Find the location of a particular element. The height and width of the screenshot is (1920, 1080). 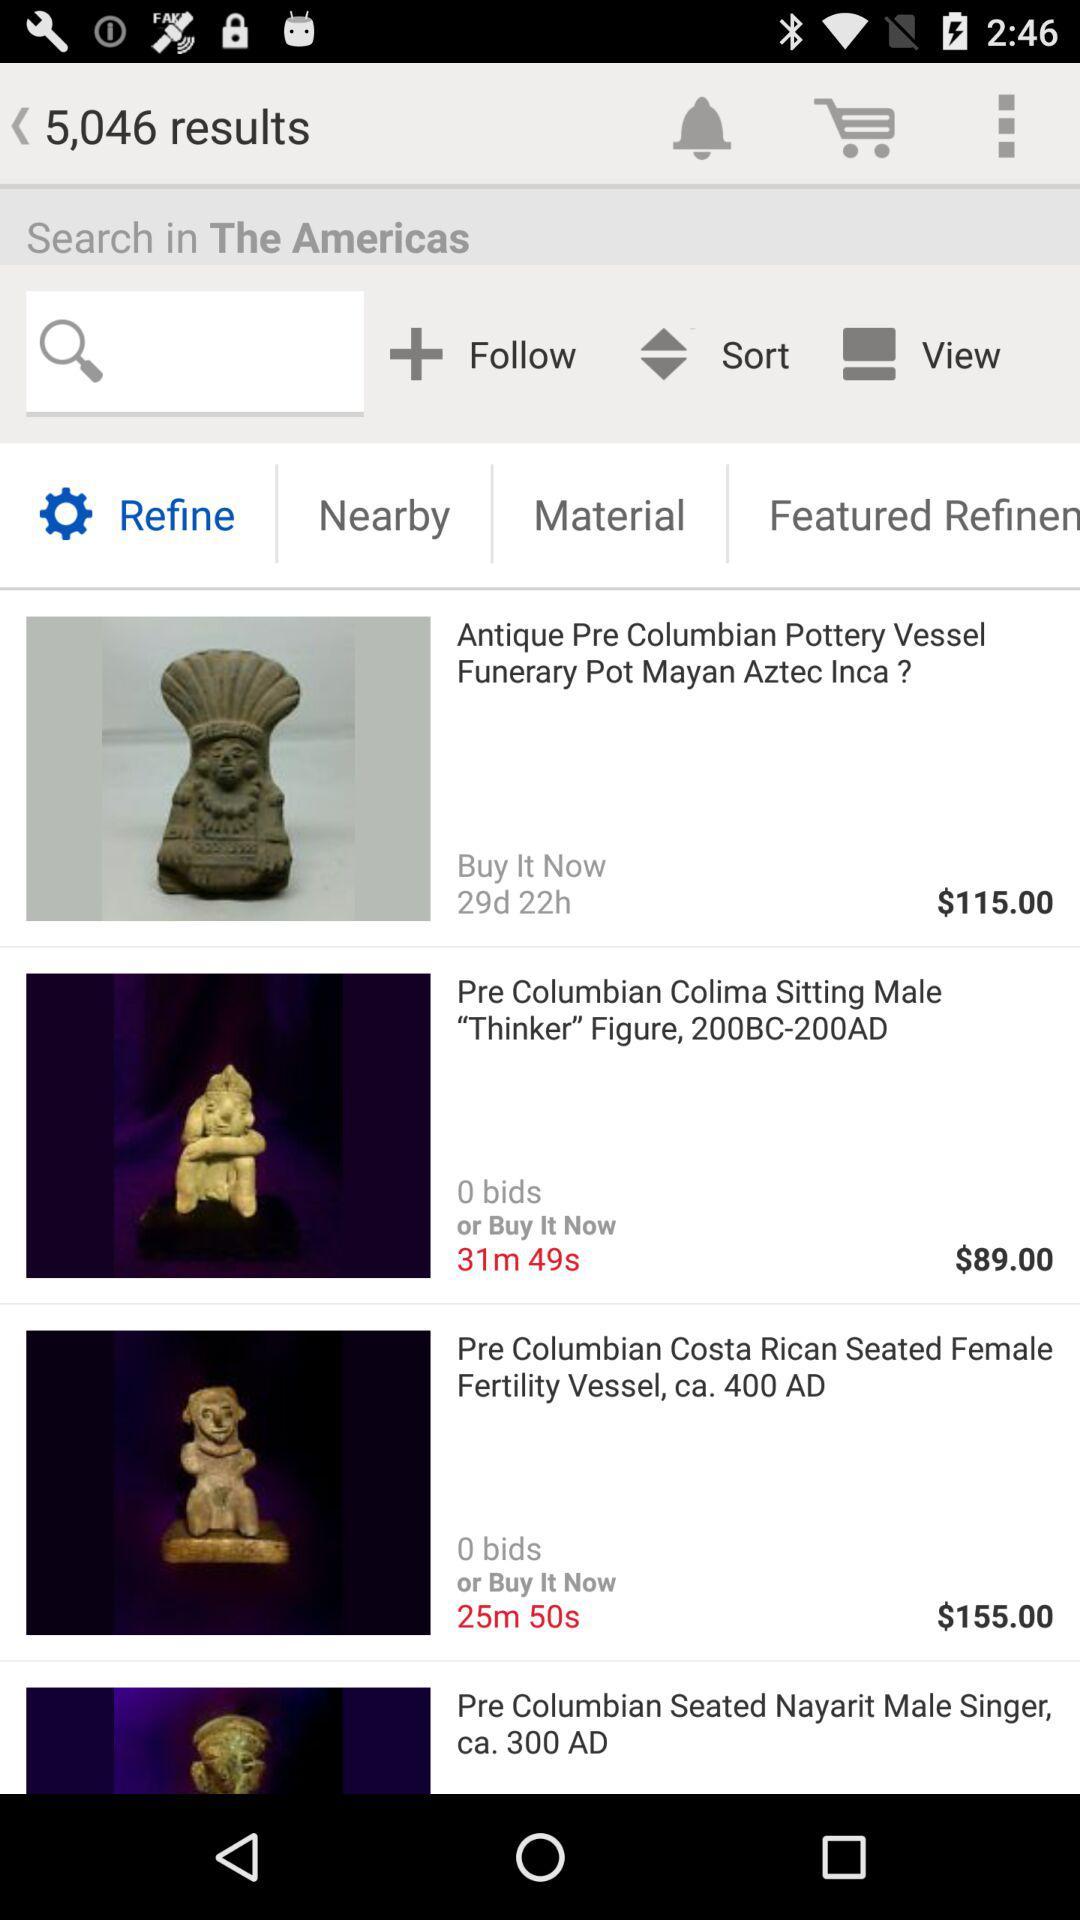

featured refinements icon is located at coordinates (904, 513).